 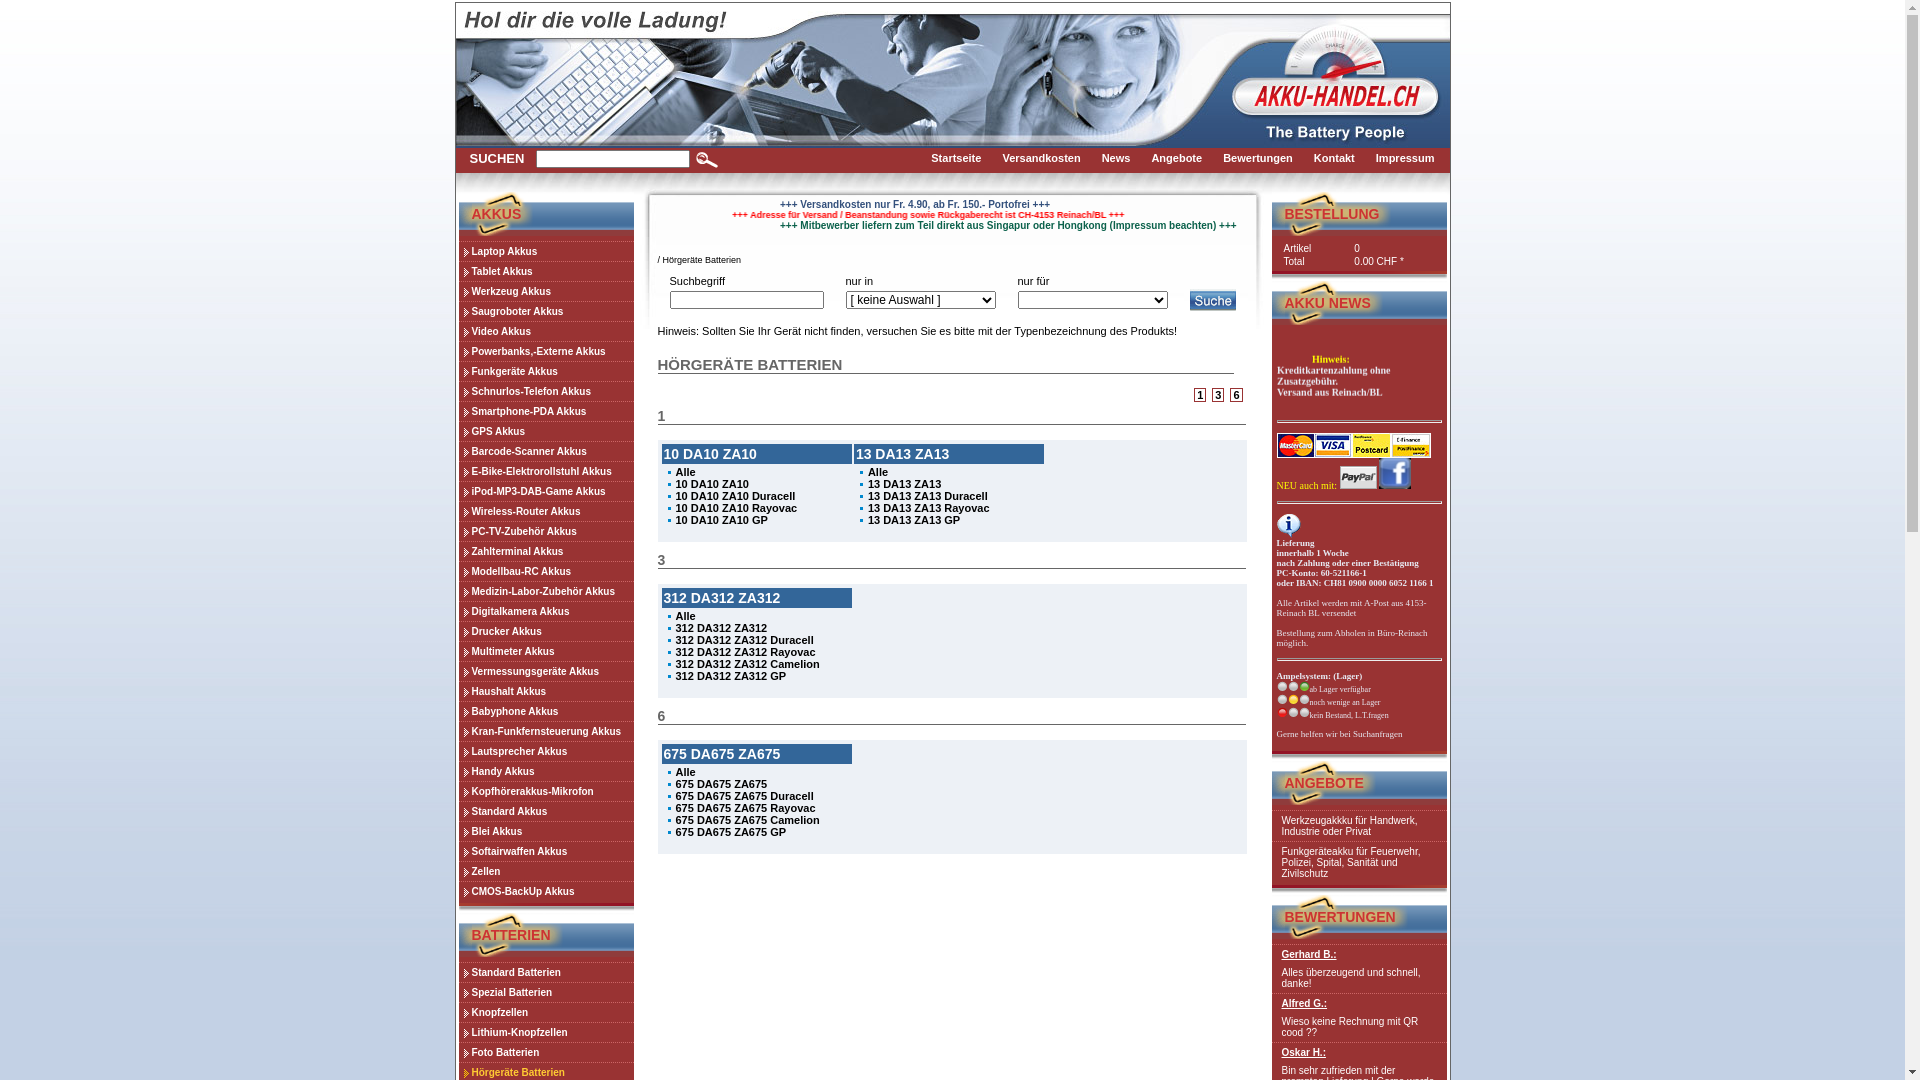 What do you see at coordinates (545, 651) in the screenshot?
I see `'Multimeter Akkus'` at bounding box center [545, 651].